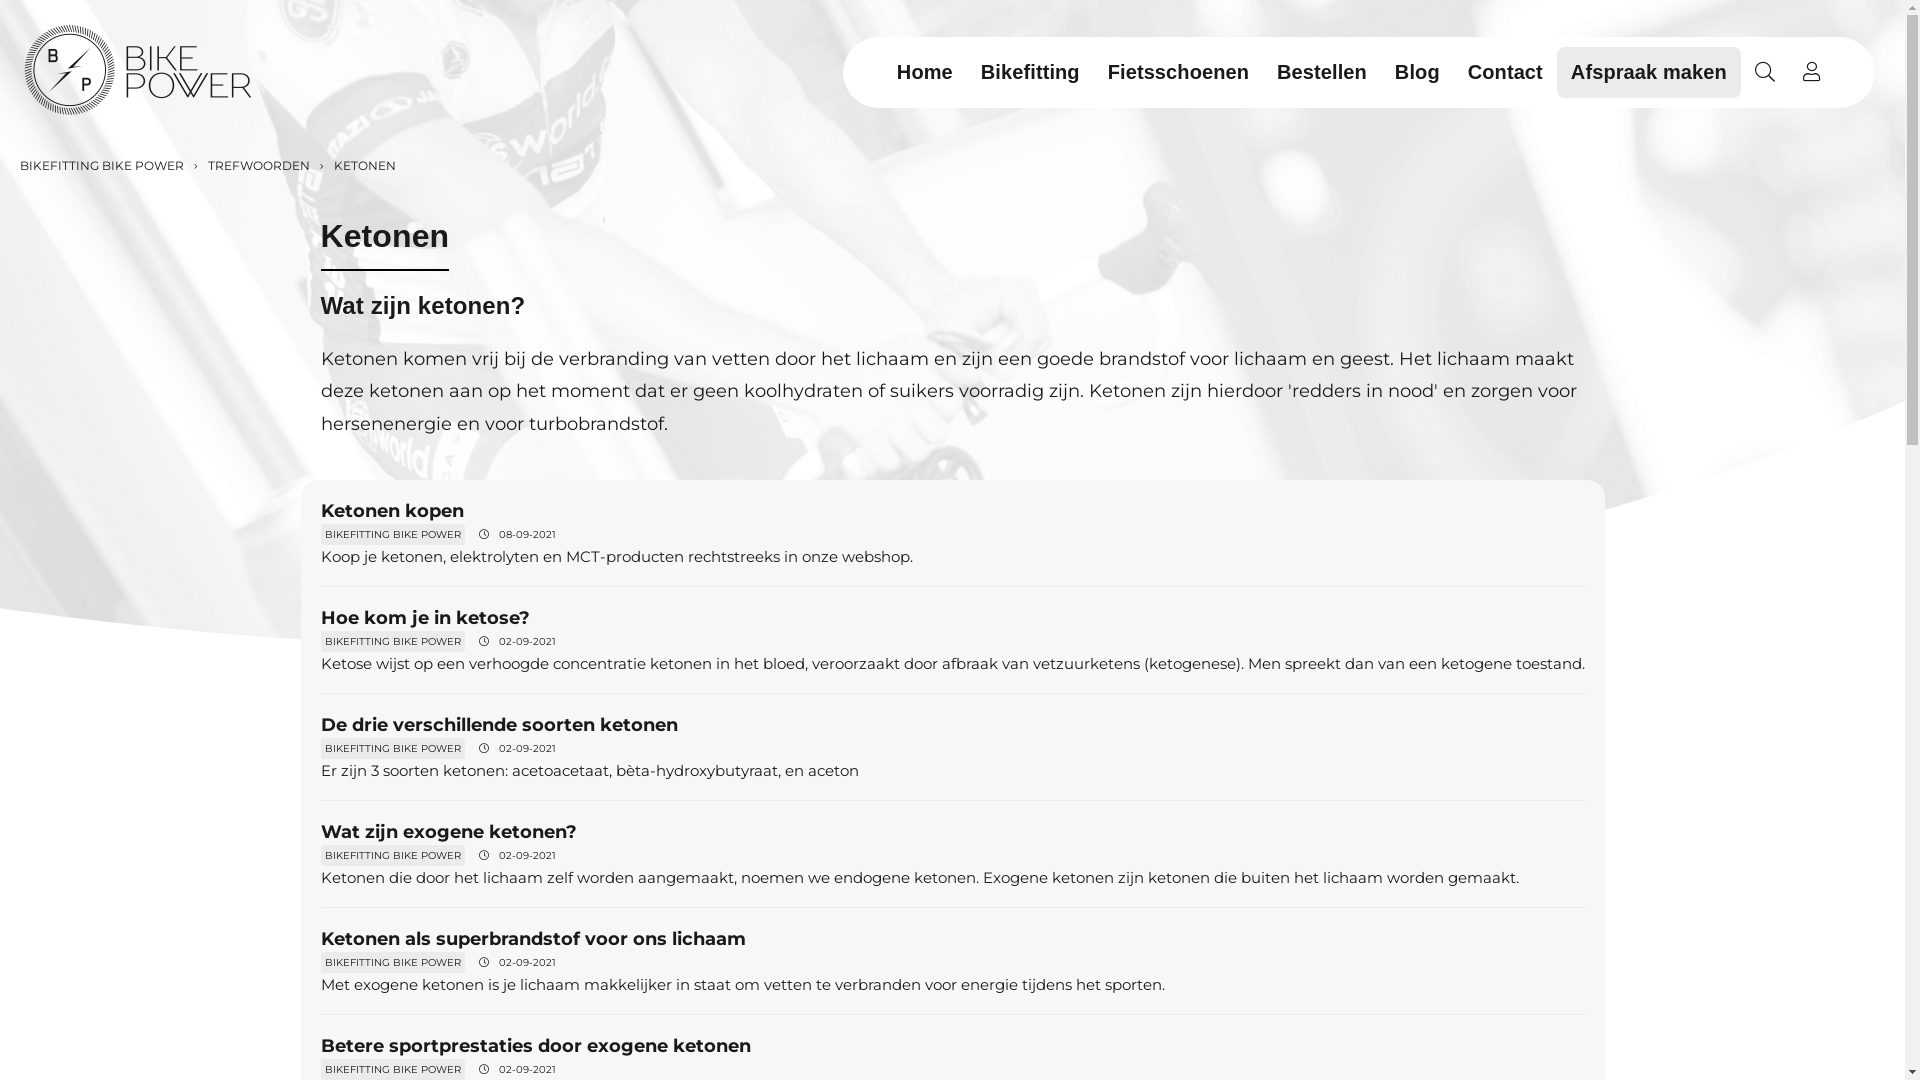 This screenshot has width=1920, height=1080. What do you see at coordinates (966, 70) in the screenshot?
I see `'Bikefitting'` at bounding box center [966, 70].